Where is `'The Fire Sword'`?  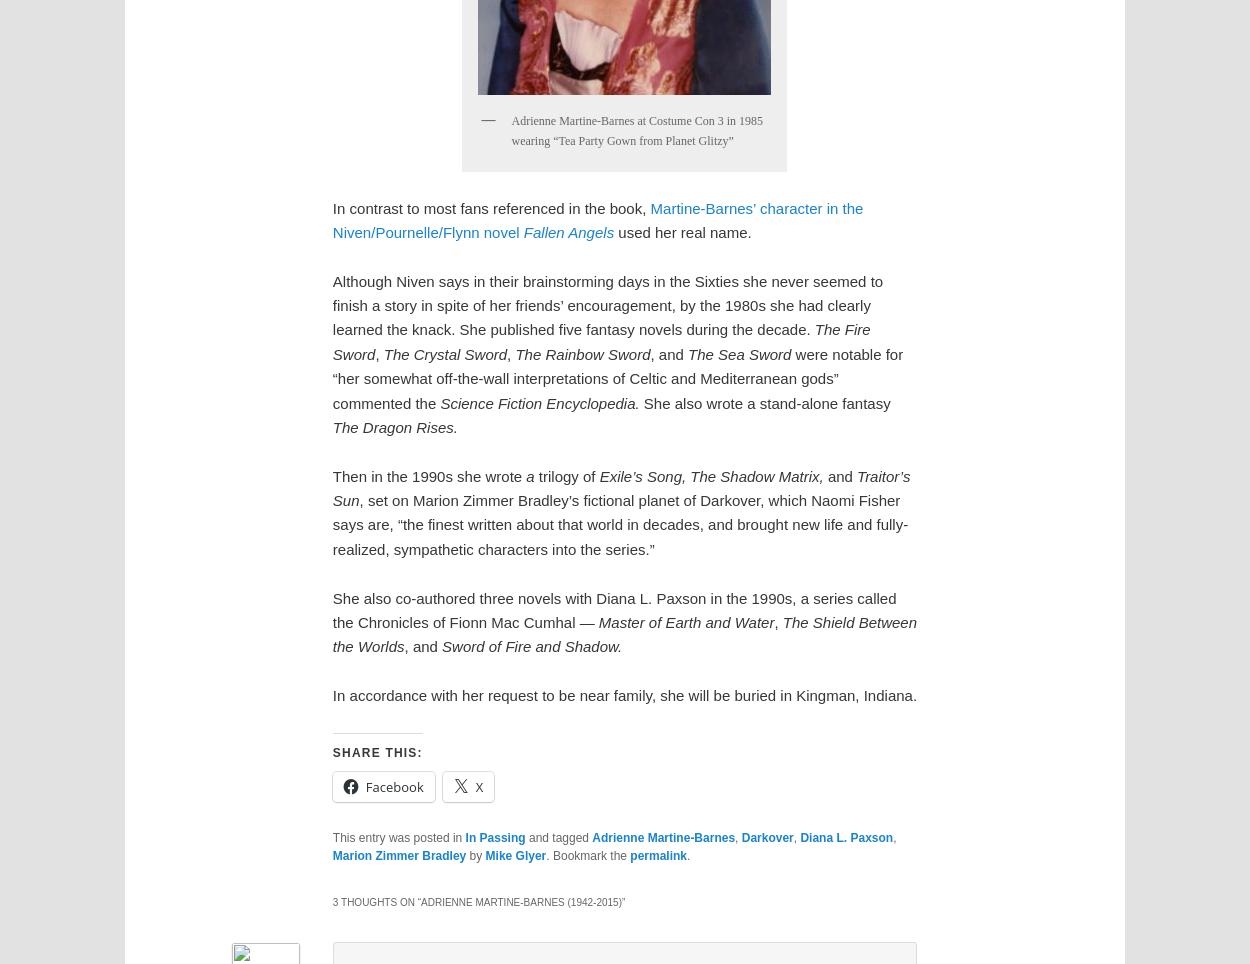 'The Fire Sword' is located at coordinates (600, 340).